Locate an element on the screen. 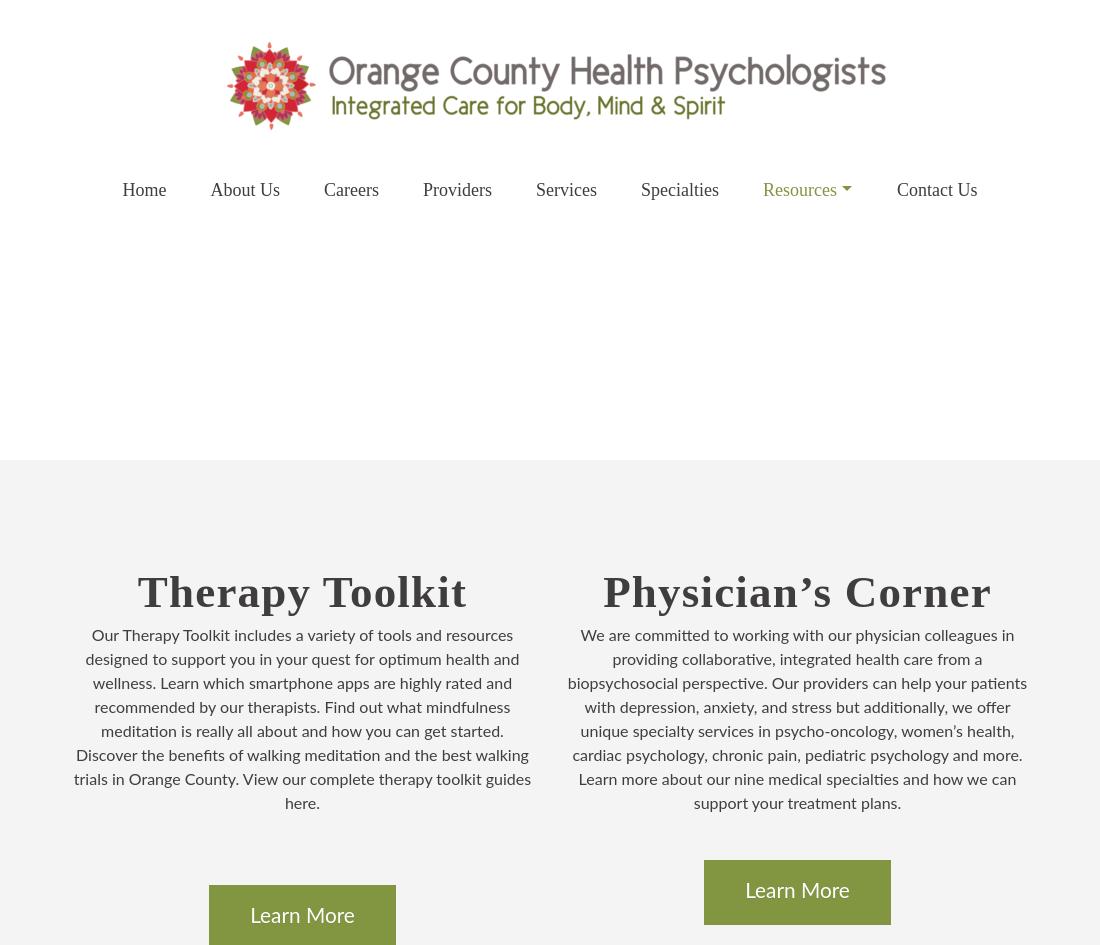 The image size is (1100, 945). 'Providers' is located at coordinates (456, 190).